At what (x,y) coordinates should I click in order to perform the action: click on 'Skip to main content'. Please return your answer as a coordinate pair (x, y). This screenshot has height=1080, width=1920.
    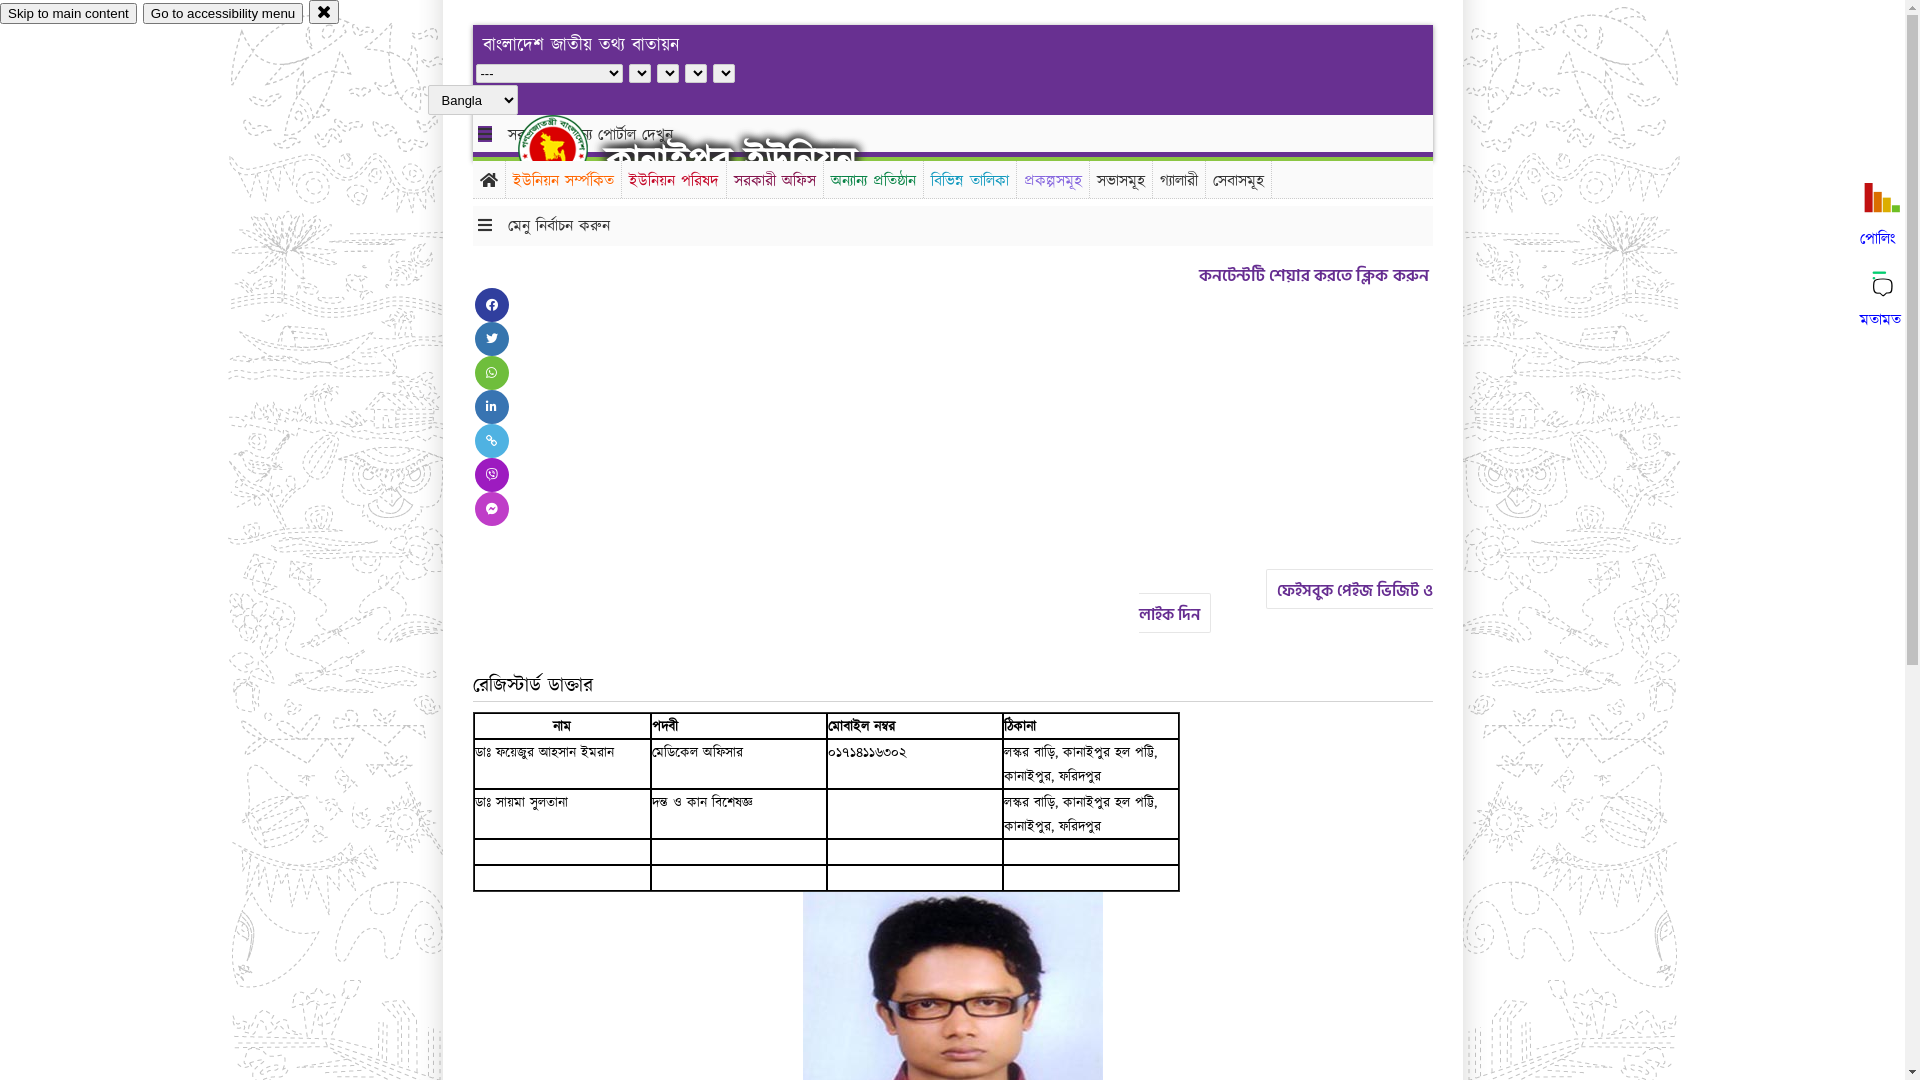
    Looking at the image, I should click on (68, 13).